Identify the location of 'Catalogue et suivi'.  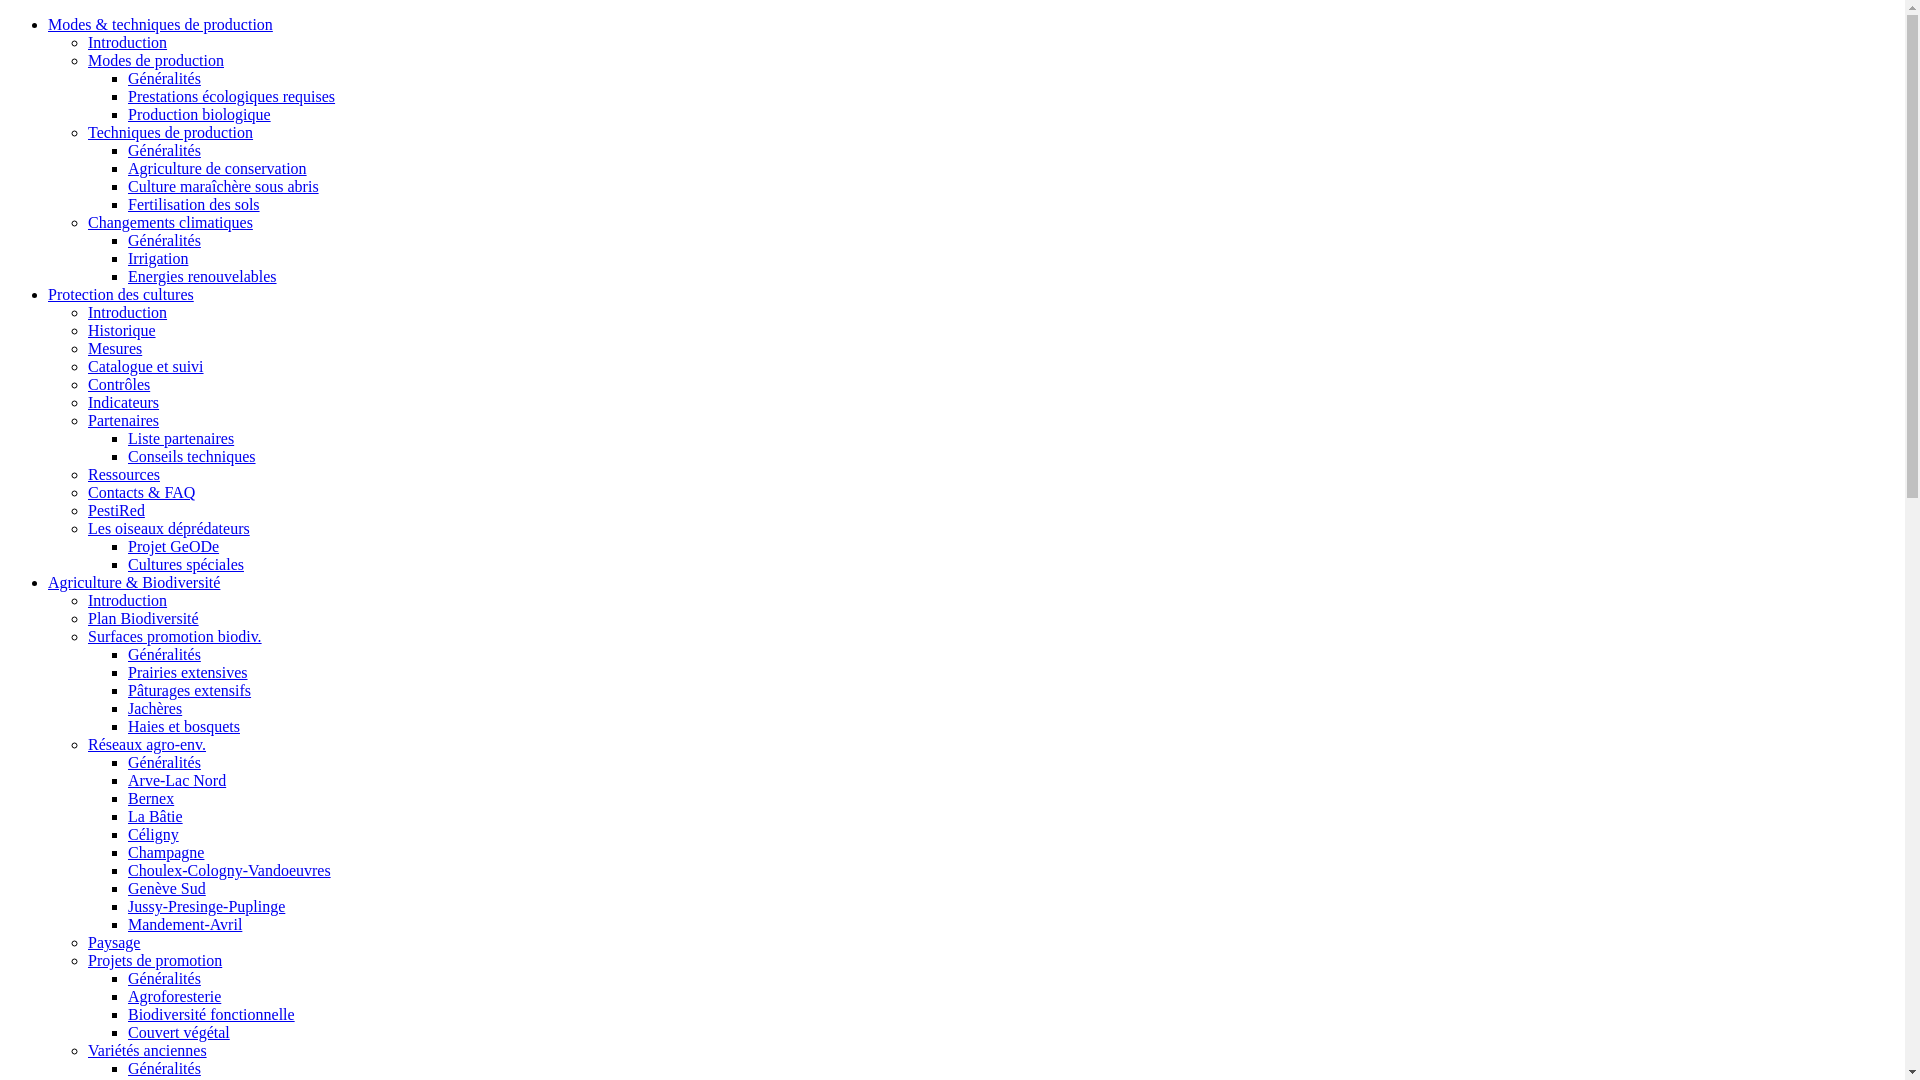
(144, 366).